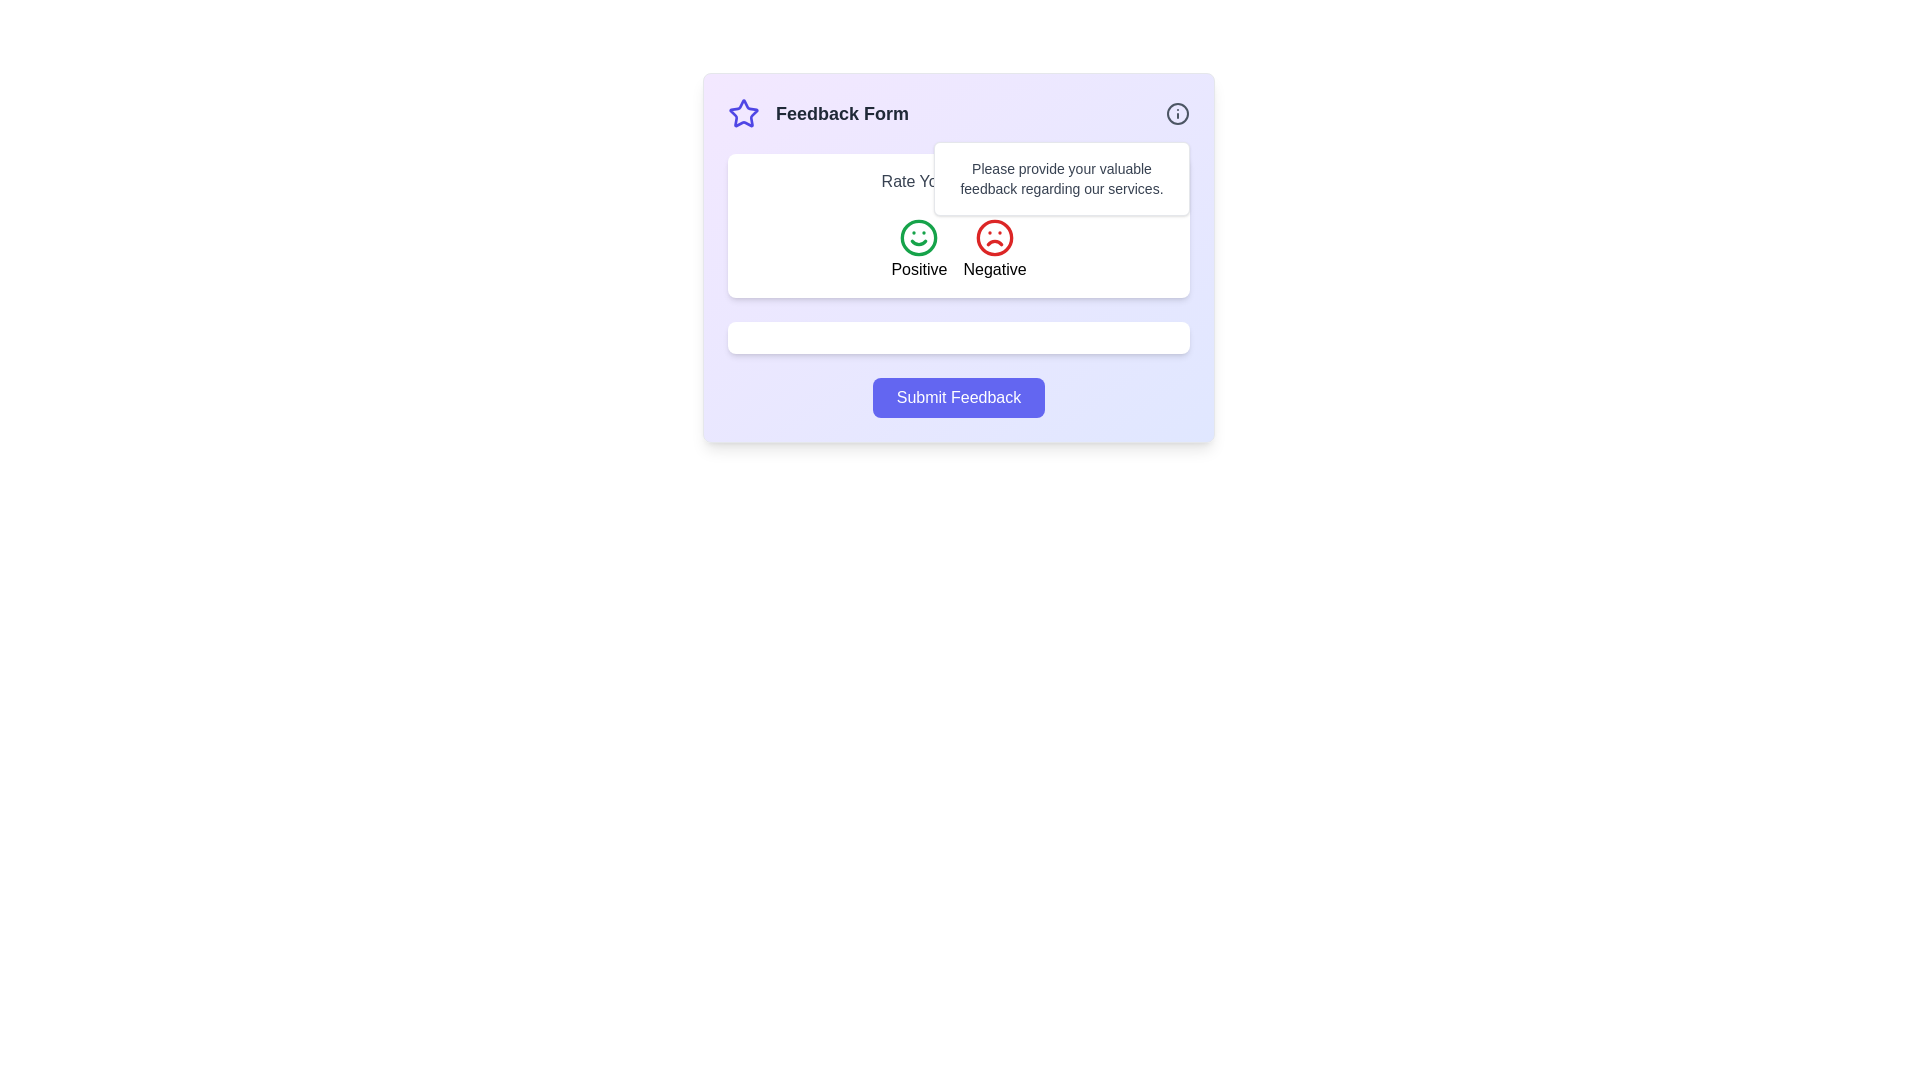 This screenshot has height=1080, width=1920. What do you see at coordinates (994, 237) in the screenshot?
I see `the red frowning face icon` at bounding box center [994, 237].